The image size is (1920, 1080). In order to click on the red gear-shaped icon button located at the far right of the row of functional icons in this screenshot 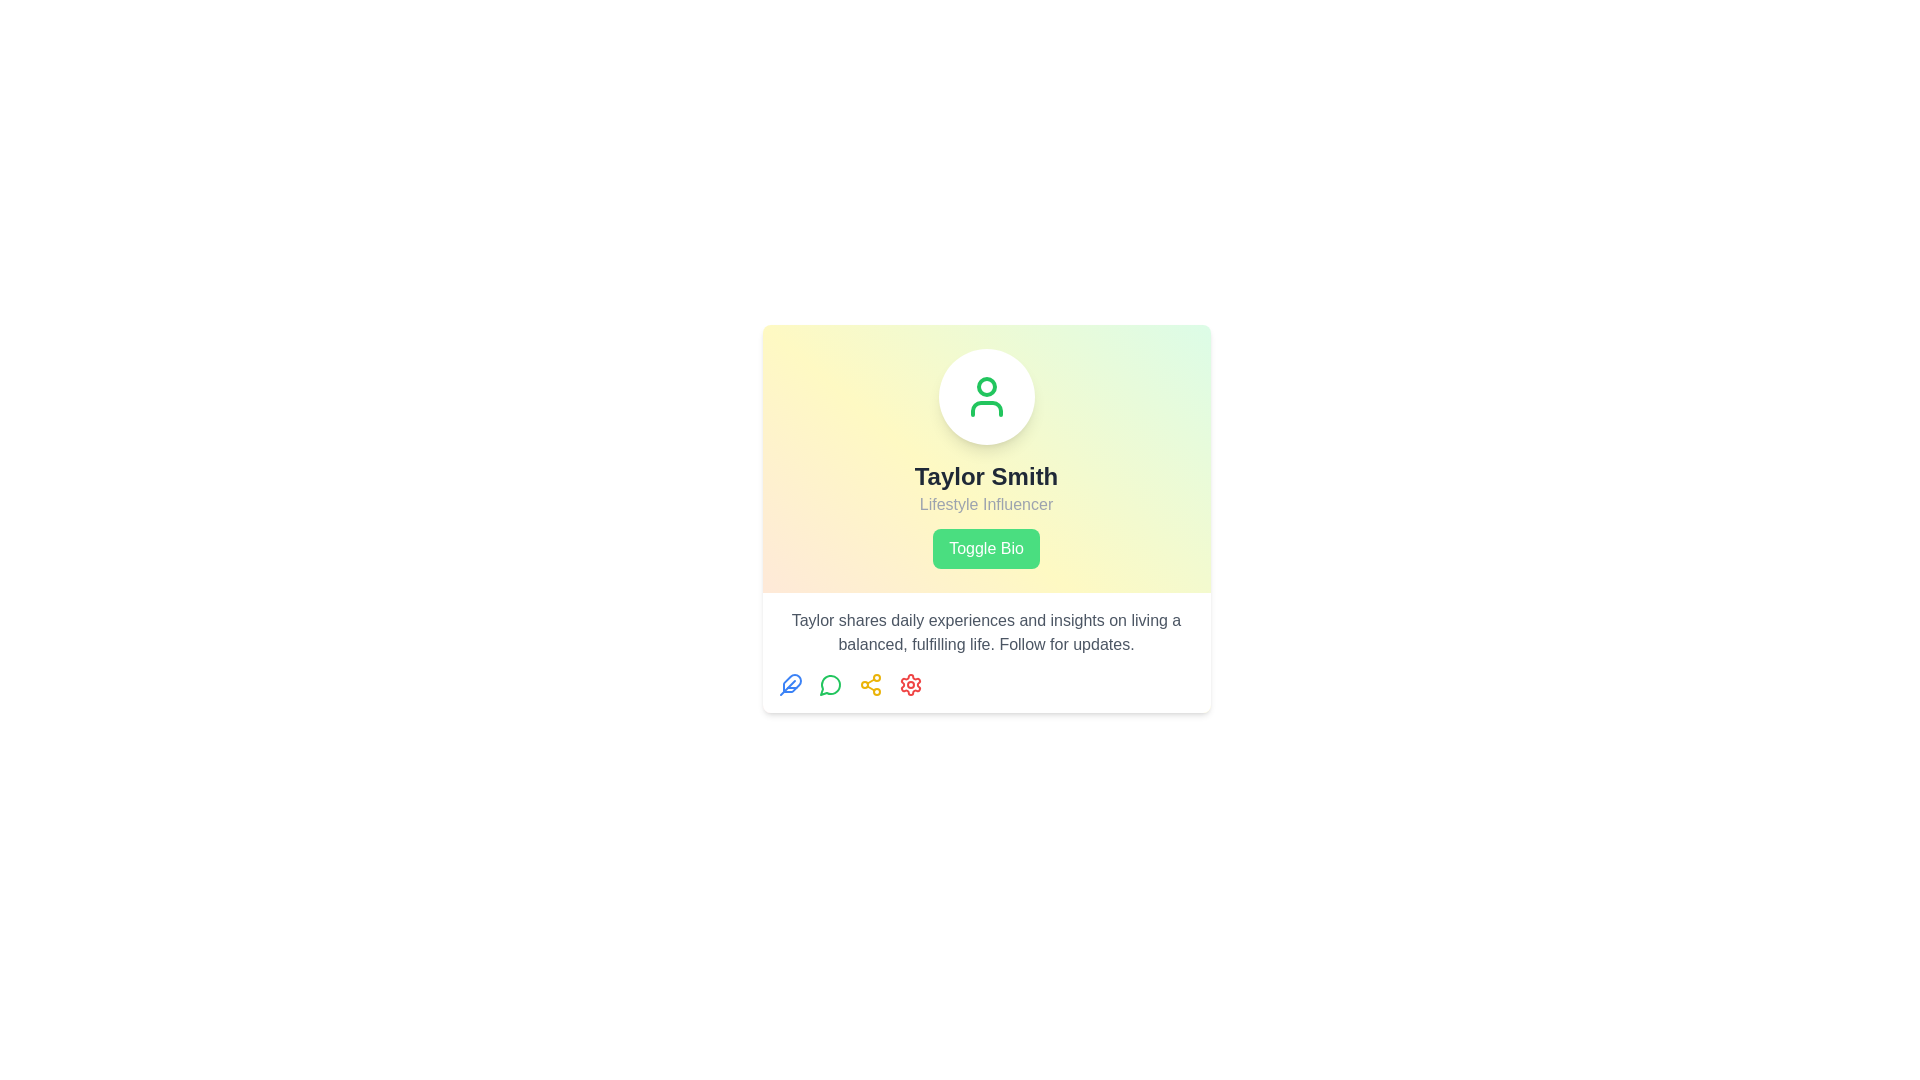, I will do `click(909, 684)`.